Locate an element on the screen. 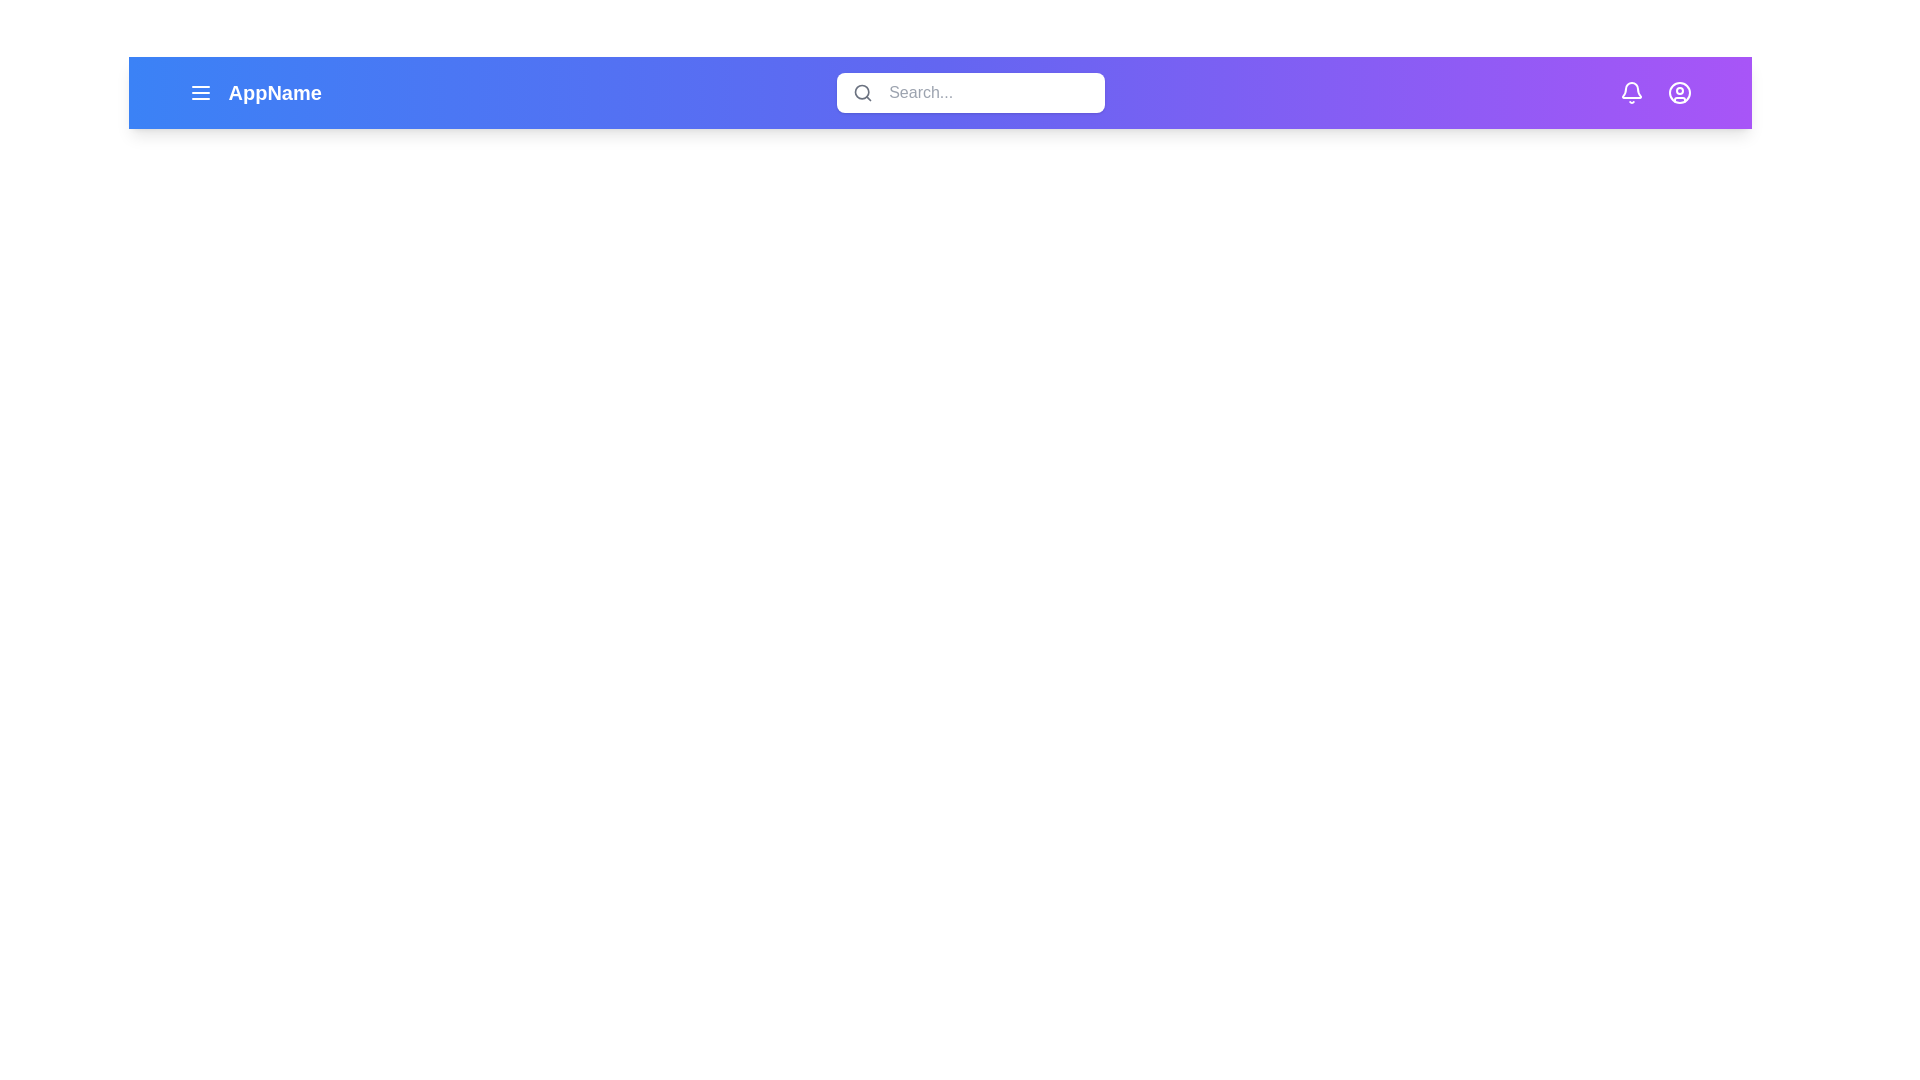  the user icon to observe the hover effect is located at coordinates (1680, 92).